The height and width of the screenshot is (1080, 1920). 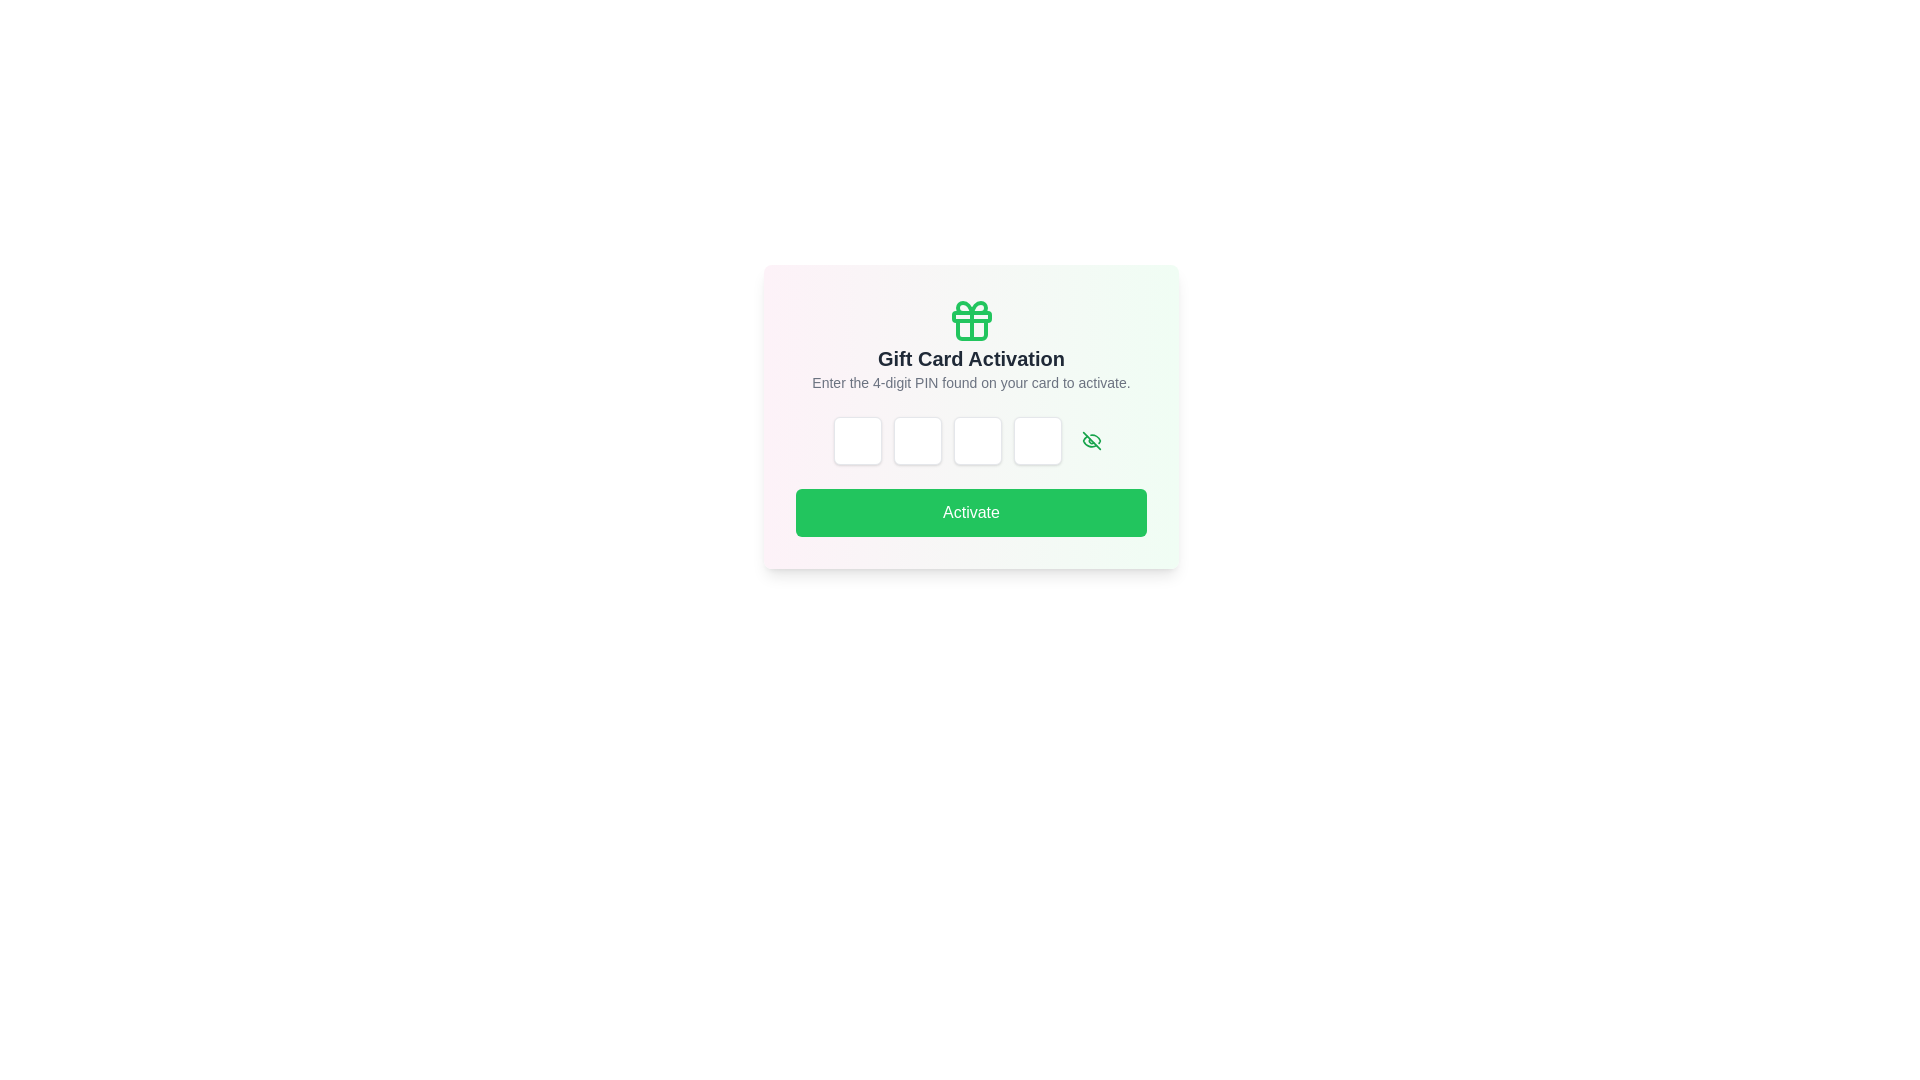 I want to click on the static text element that instructs users to 'Enter the 4-digit PIN found on your card to activate.' This text is styled in a smaller gray font and is positioned directly beneath the title 'Gift Card Activation.', so click(x=971, y=382).